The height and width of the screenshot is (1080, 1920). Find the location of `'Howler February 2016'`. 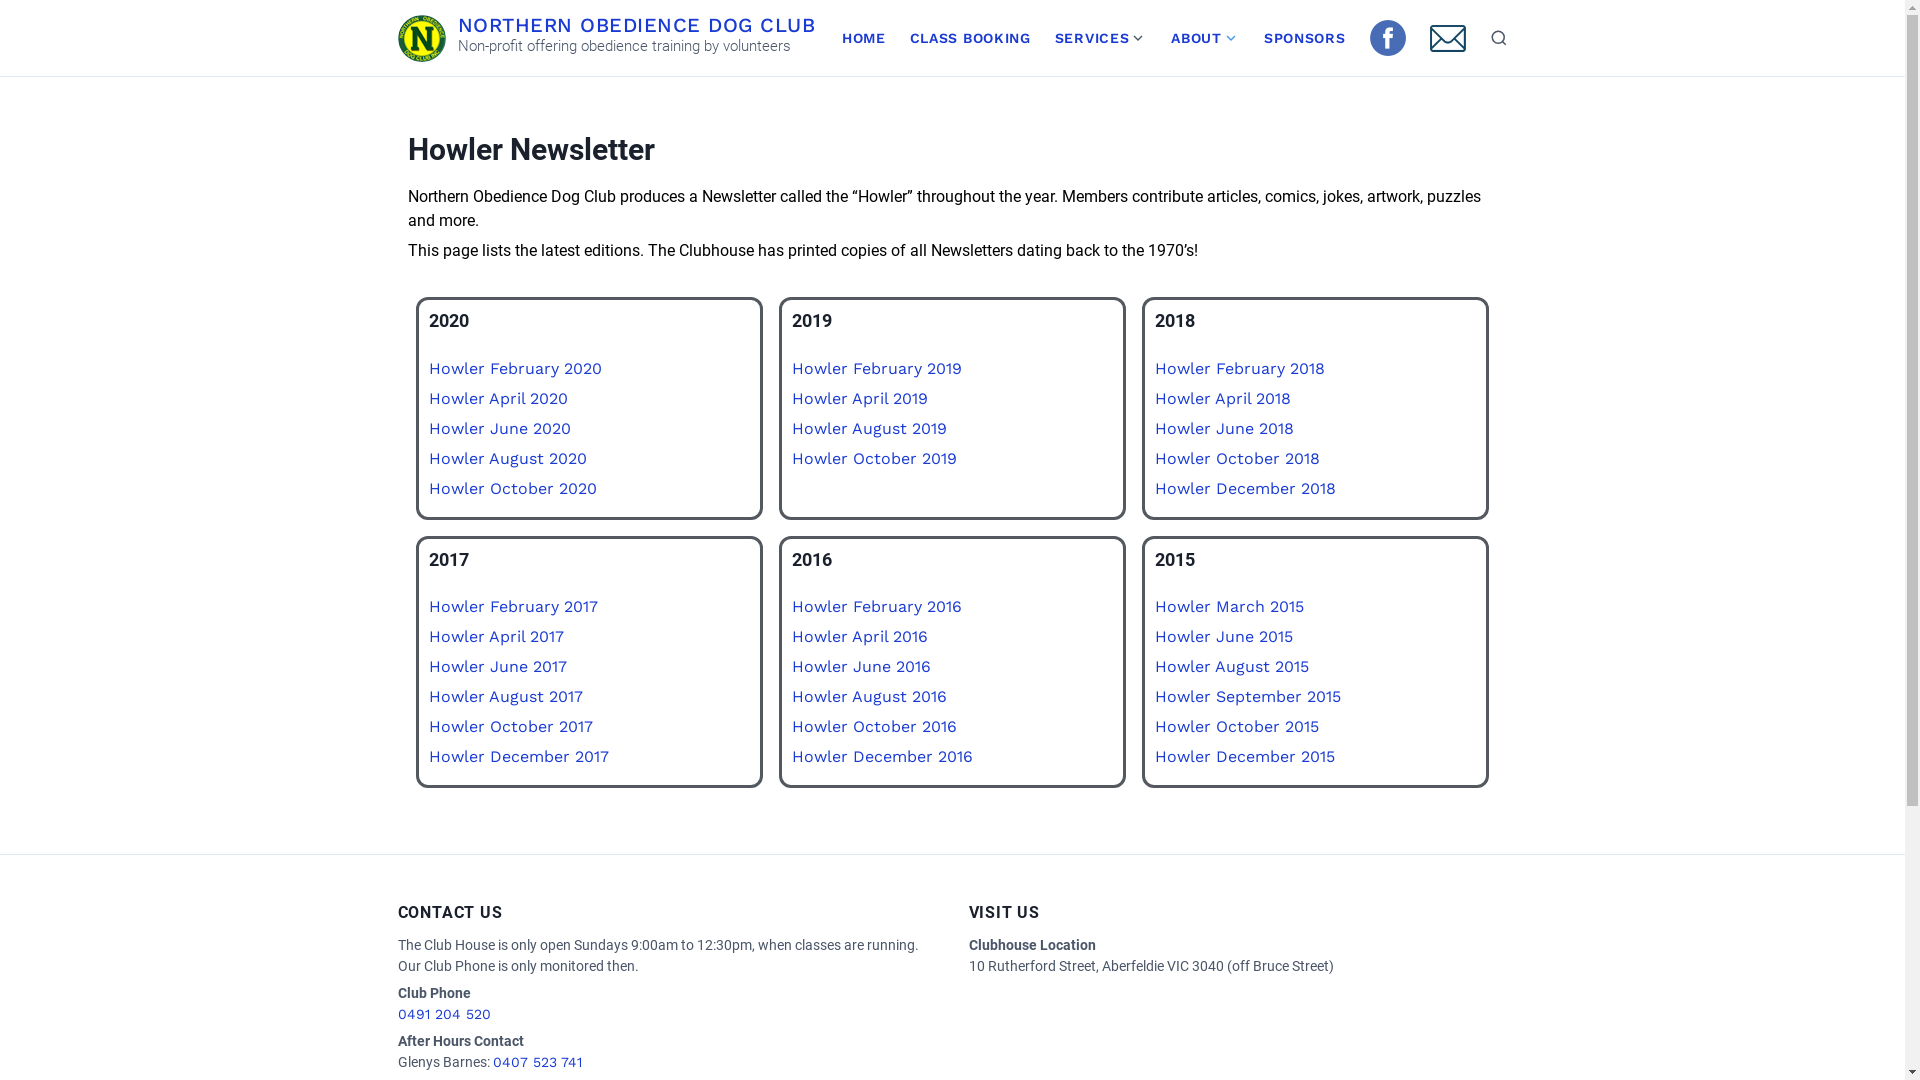

'Howler February 2016' is located at coordinates (877, 605).